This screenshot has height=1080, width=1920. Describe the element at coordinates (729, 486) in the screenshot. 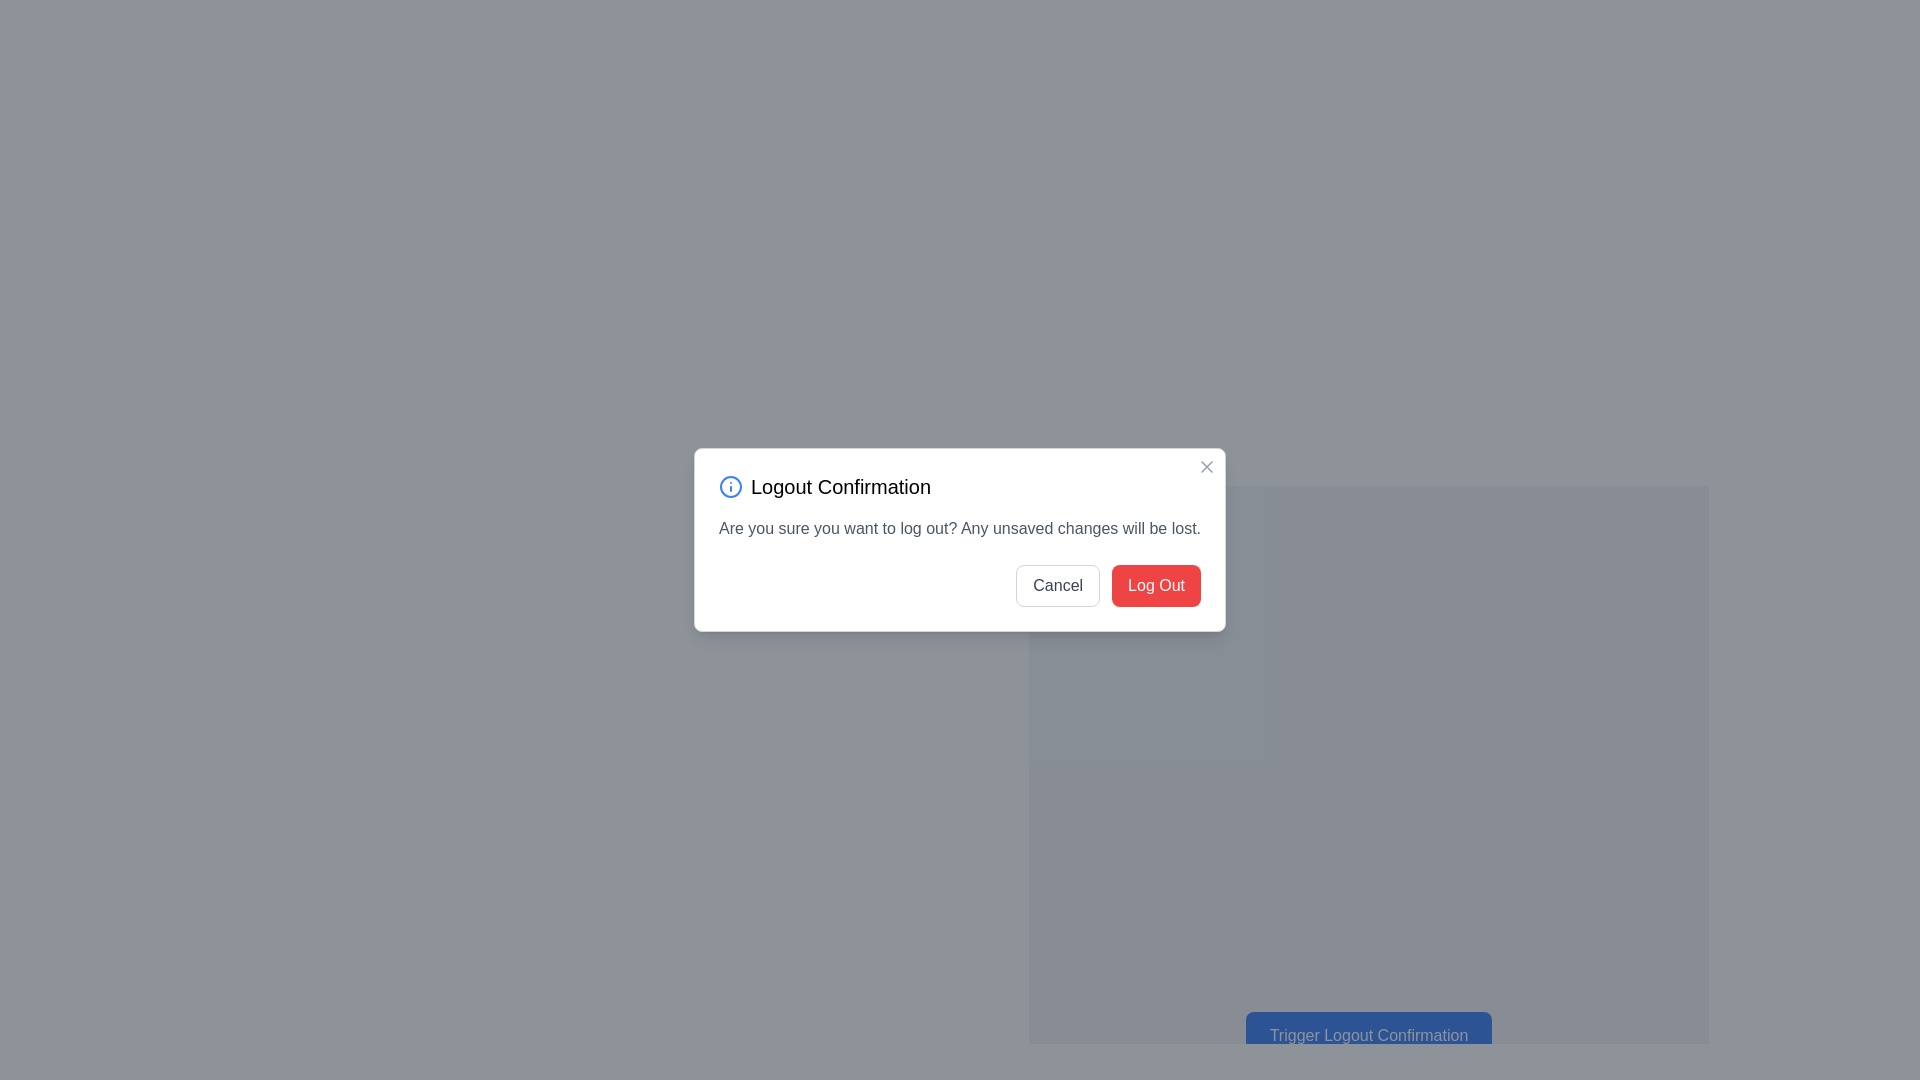

I see `the informational icon located to the left of the 'Logout Confirmation' title text in the top-left corner of the dialog box, which serves a decorative role` at that location.